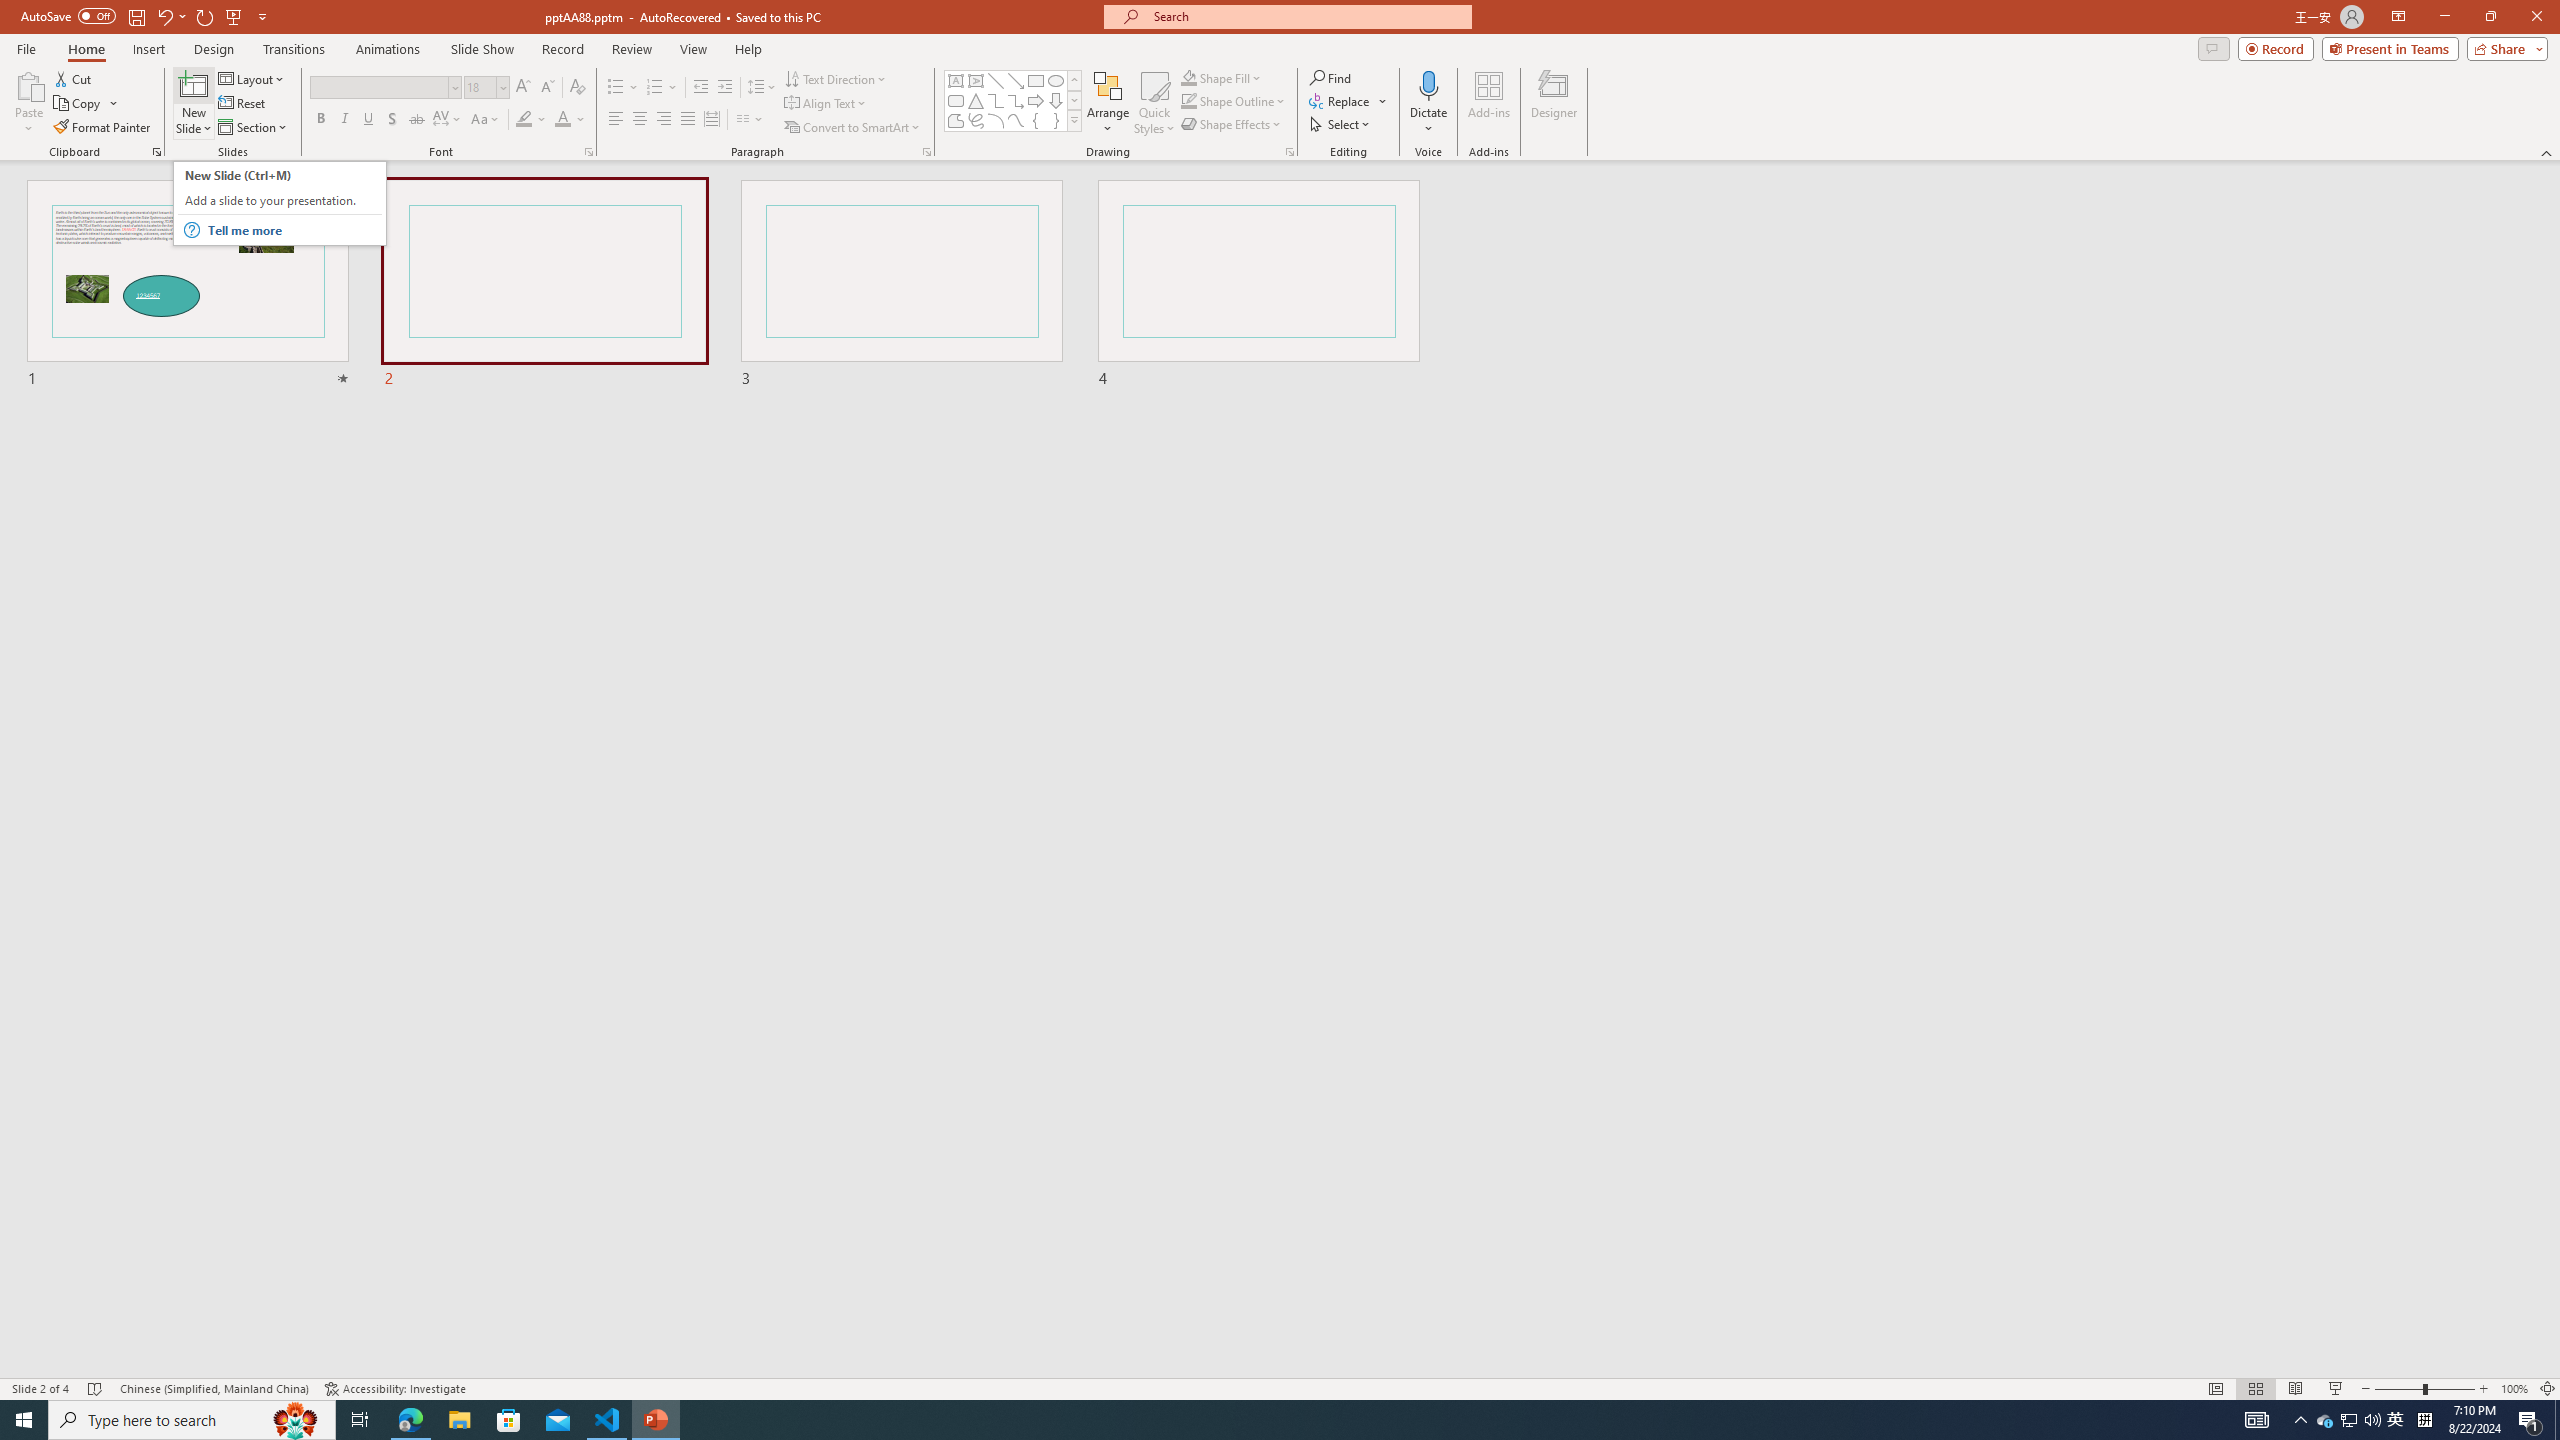  What do you see at coordinates (994, 119) in the screenshot?
I see `'Arc'` at bounding box center [994, 119].